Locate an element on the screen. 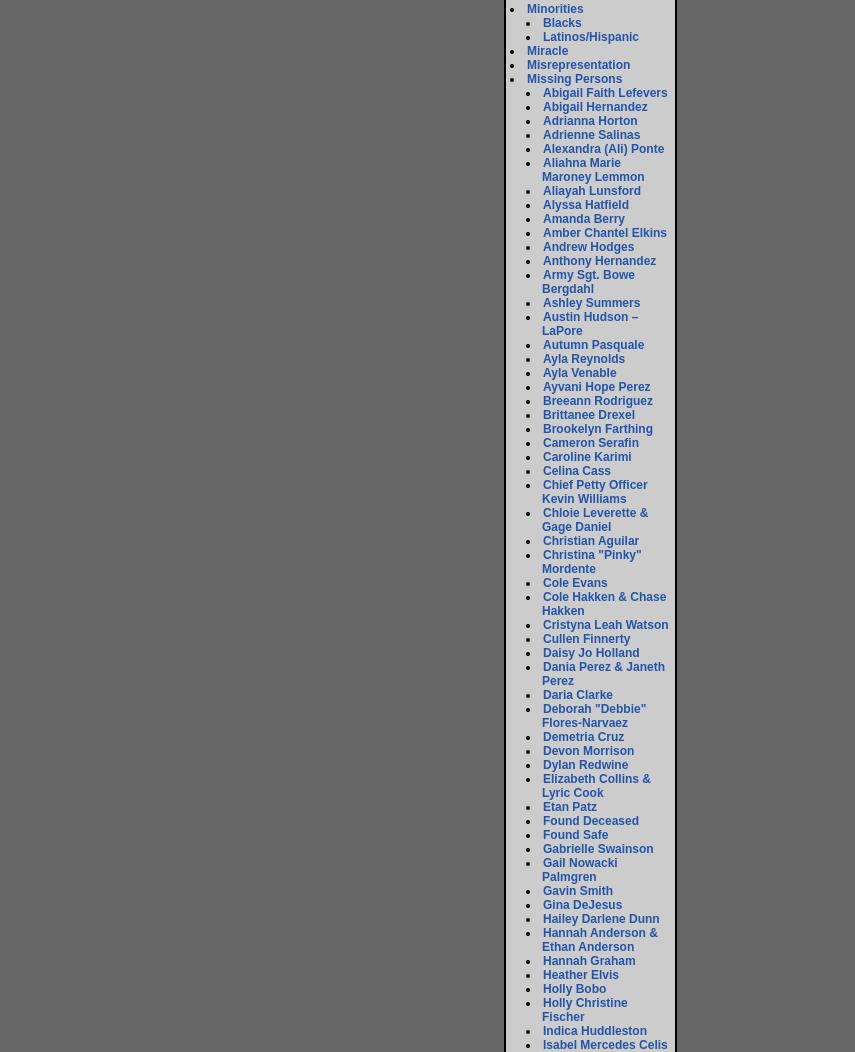  'Autumn Pasquale' is located at coordinates (543, 343).